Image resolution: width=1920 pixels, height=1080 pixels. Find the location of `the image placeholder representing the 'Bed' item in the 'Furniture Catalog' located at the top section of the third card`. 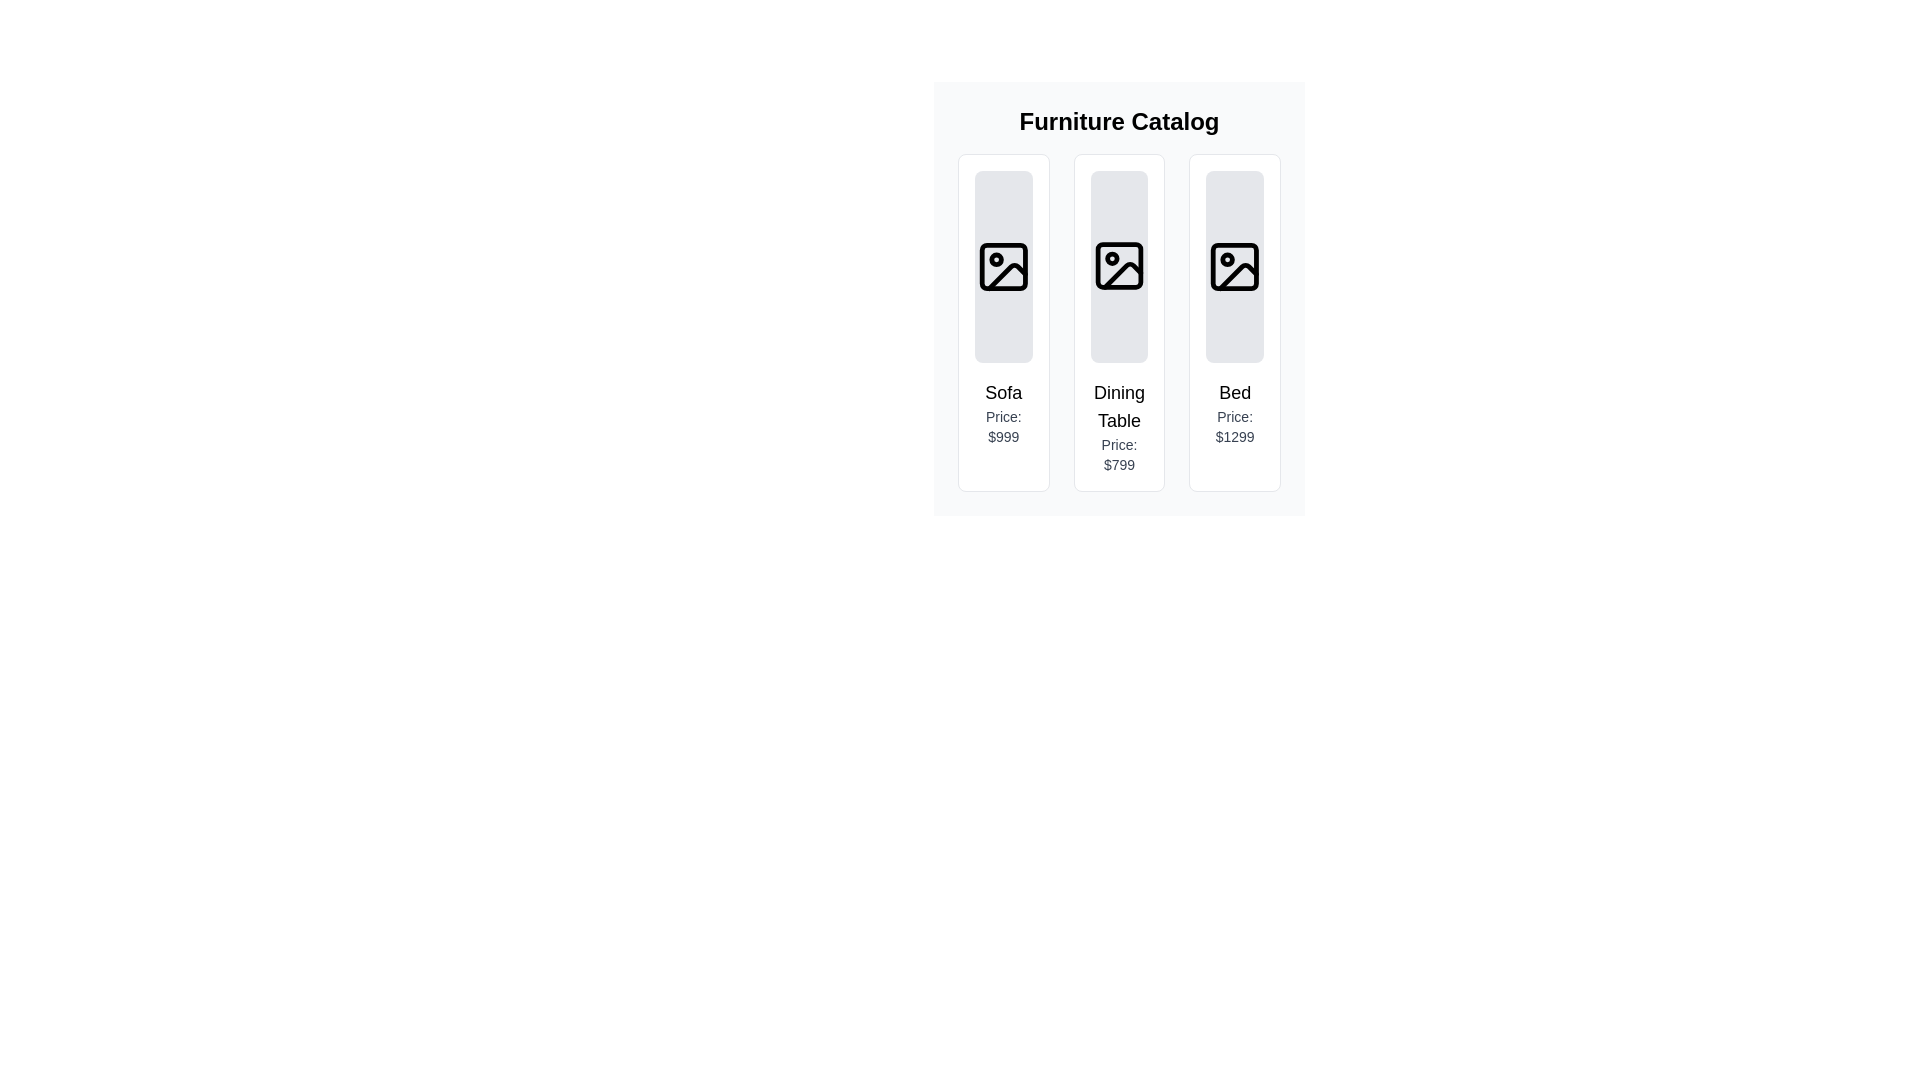

the image placeholder representing the 'Bed' item in the 'Furniture Catalog' located at the top section of the third card is located at coordinates (1234, 265).